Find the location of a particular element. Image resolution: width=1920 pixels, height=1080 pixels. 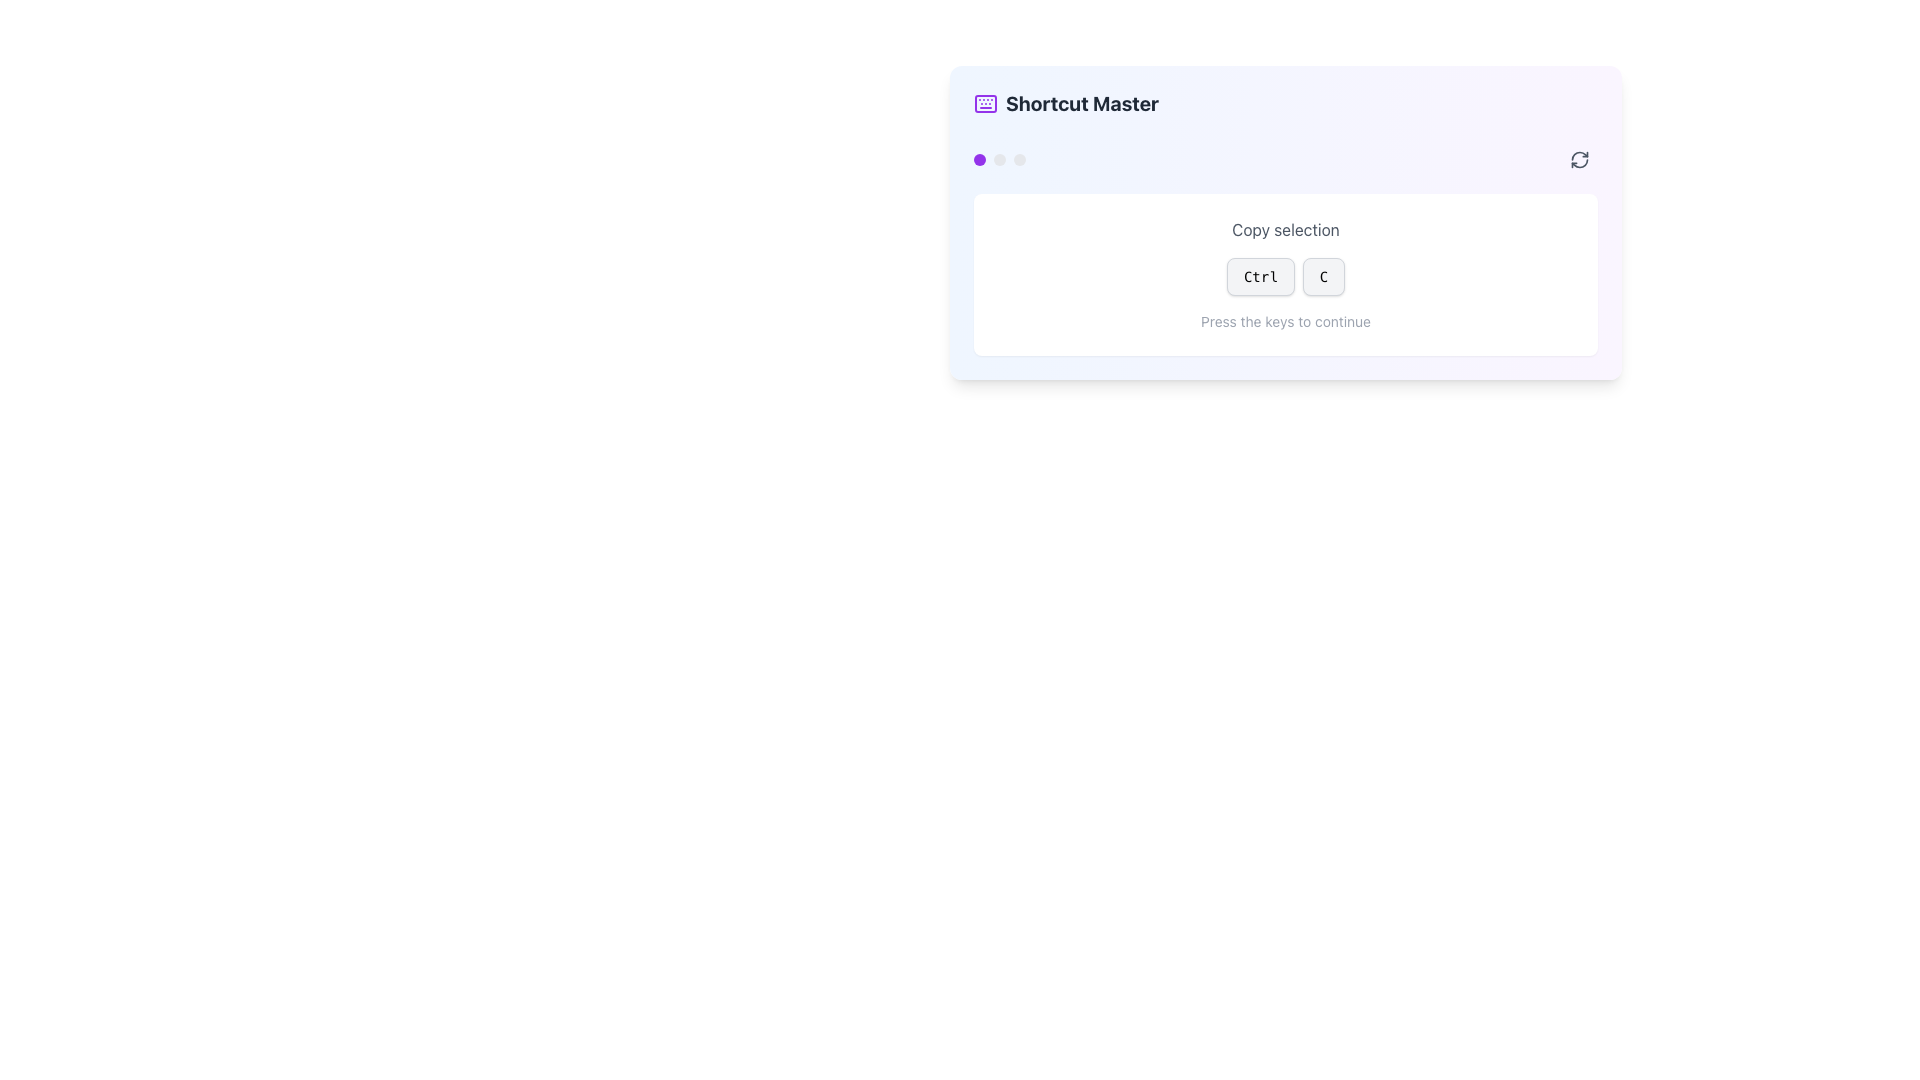

the instructional static text located at the bottom of the card layout, which provides guidance on pressing specific keys is located at coordinates (1286, 320).